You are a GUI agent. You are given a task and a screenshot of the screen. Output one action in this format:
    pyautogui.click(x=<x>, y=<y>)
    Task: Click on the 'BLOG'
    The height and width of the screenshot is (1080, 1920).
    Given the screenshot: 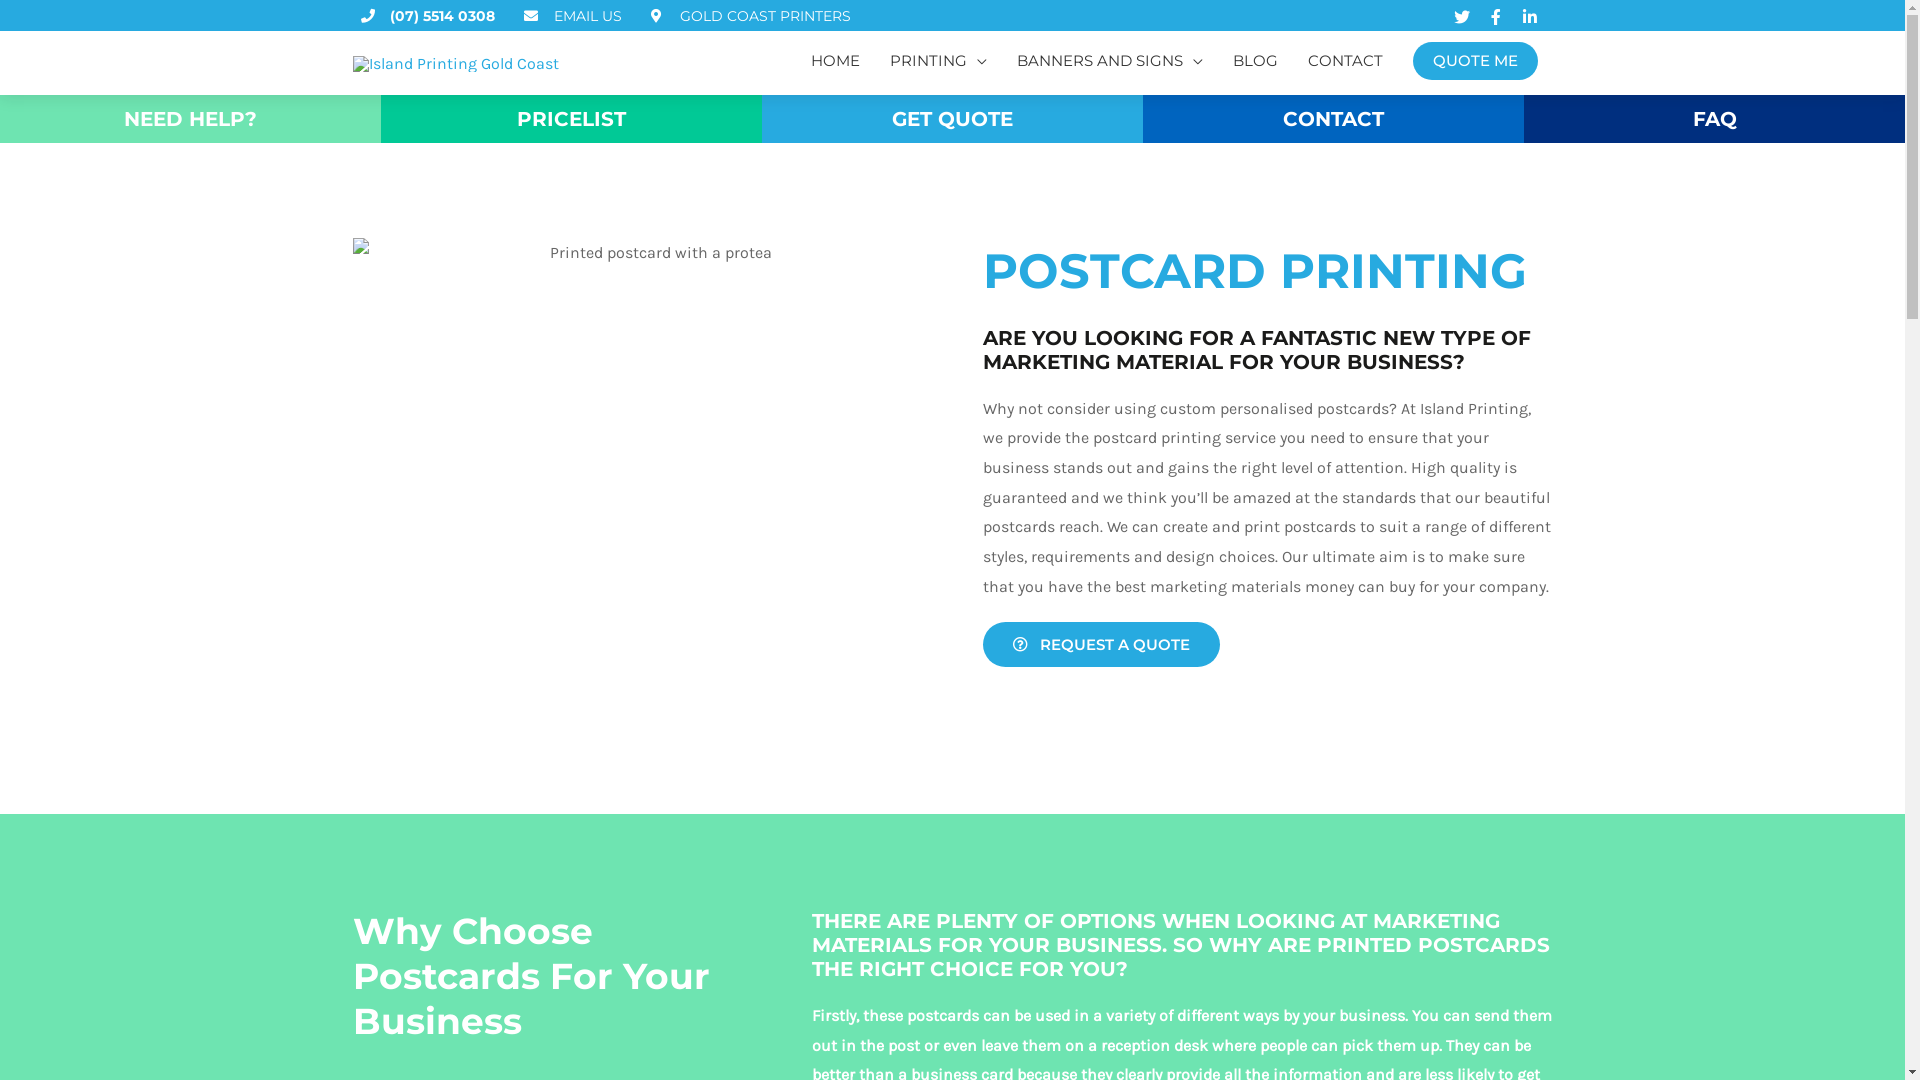 What is the action you would take?
    pyautogui.click(x=1254, y=60)
    